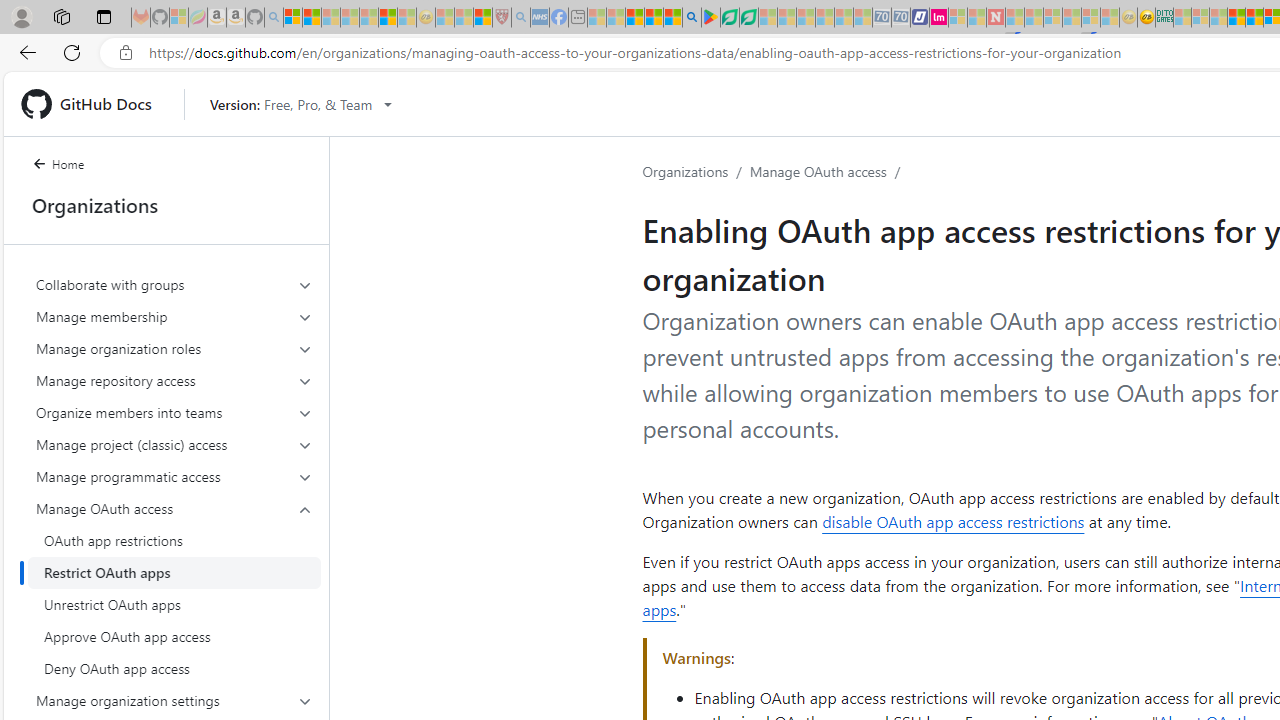 The width and height of the screenshot is (1280, 720). What do you see at coordinates (174, 315) in the screenshot?
I see `'Manage membership'` at bounding box center [174, 315].